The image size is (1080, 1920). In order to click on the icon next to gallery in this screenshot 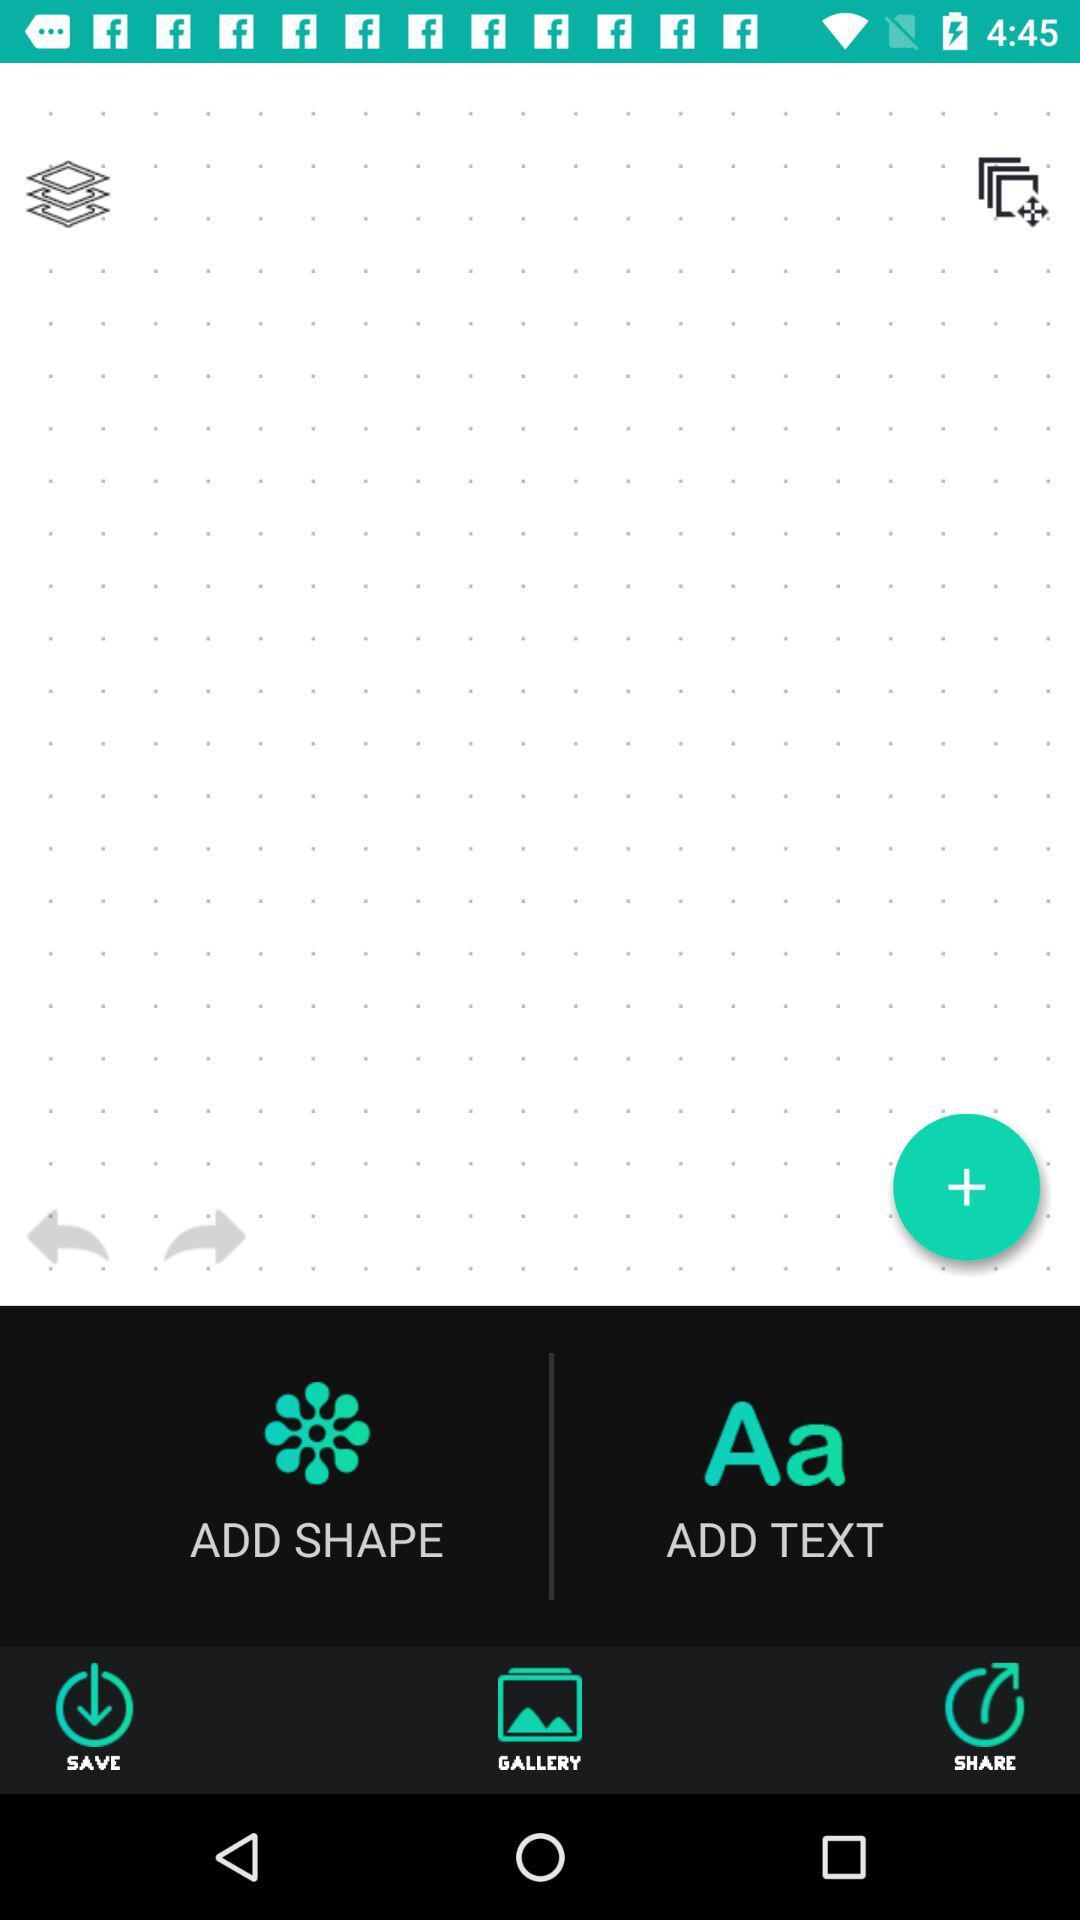, I will do `click(984, 1719)`.